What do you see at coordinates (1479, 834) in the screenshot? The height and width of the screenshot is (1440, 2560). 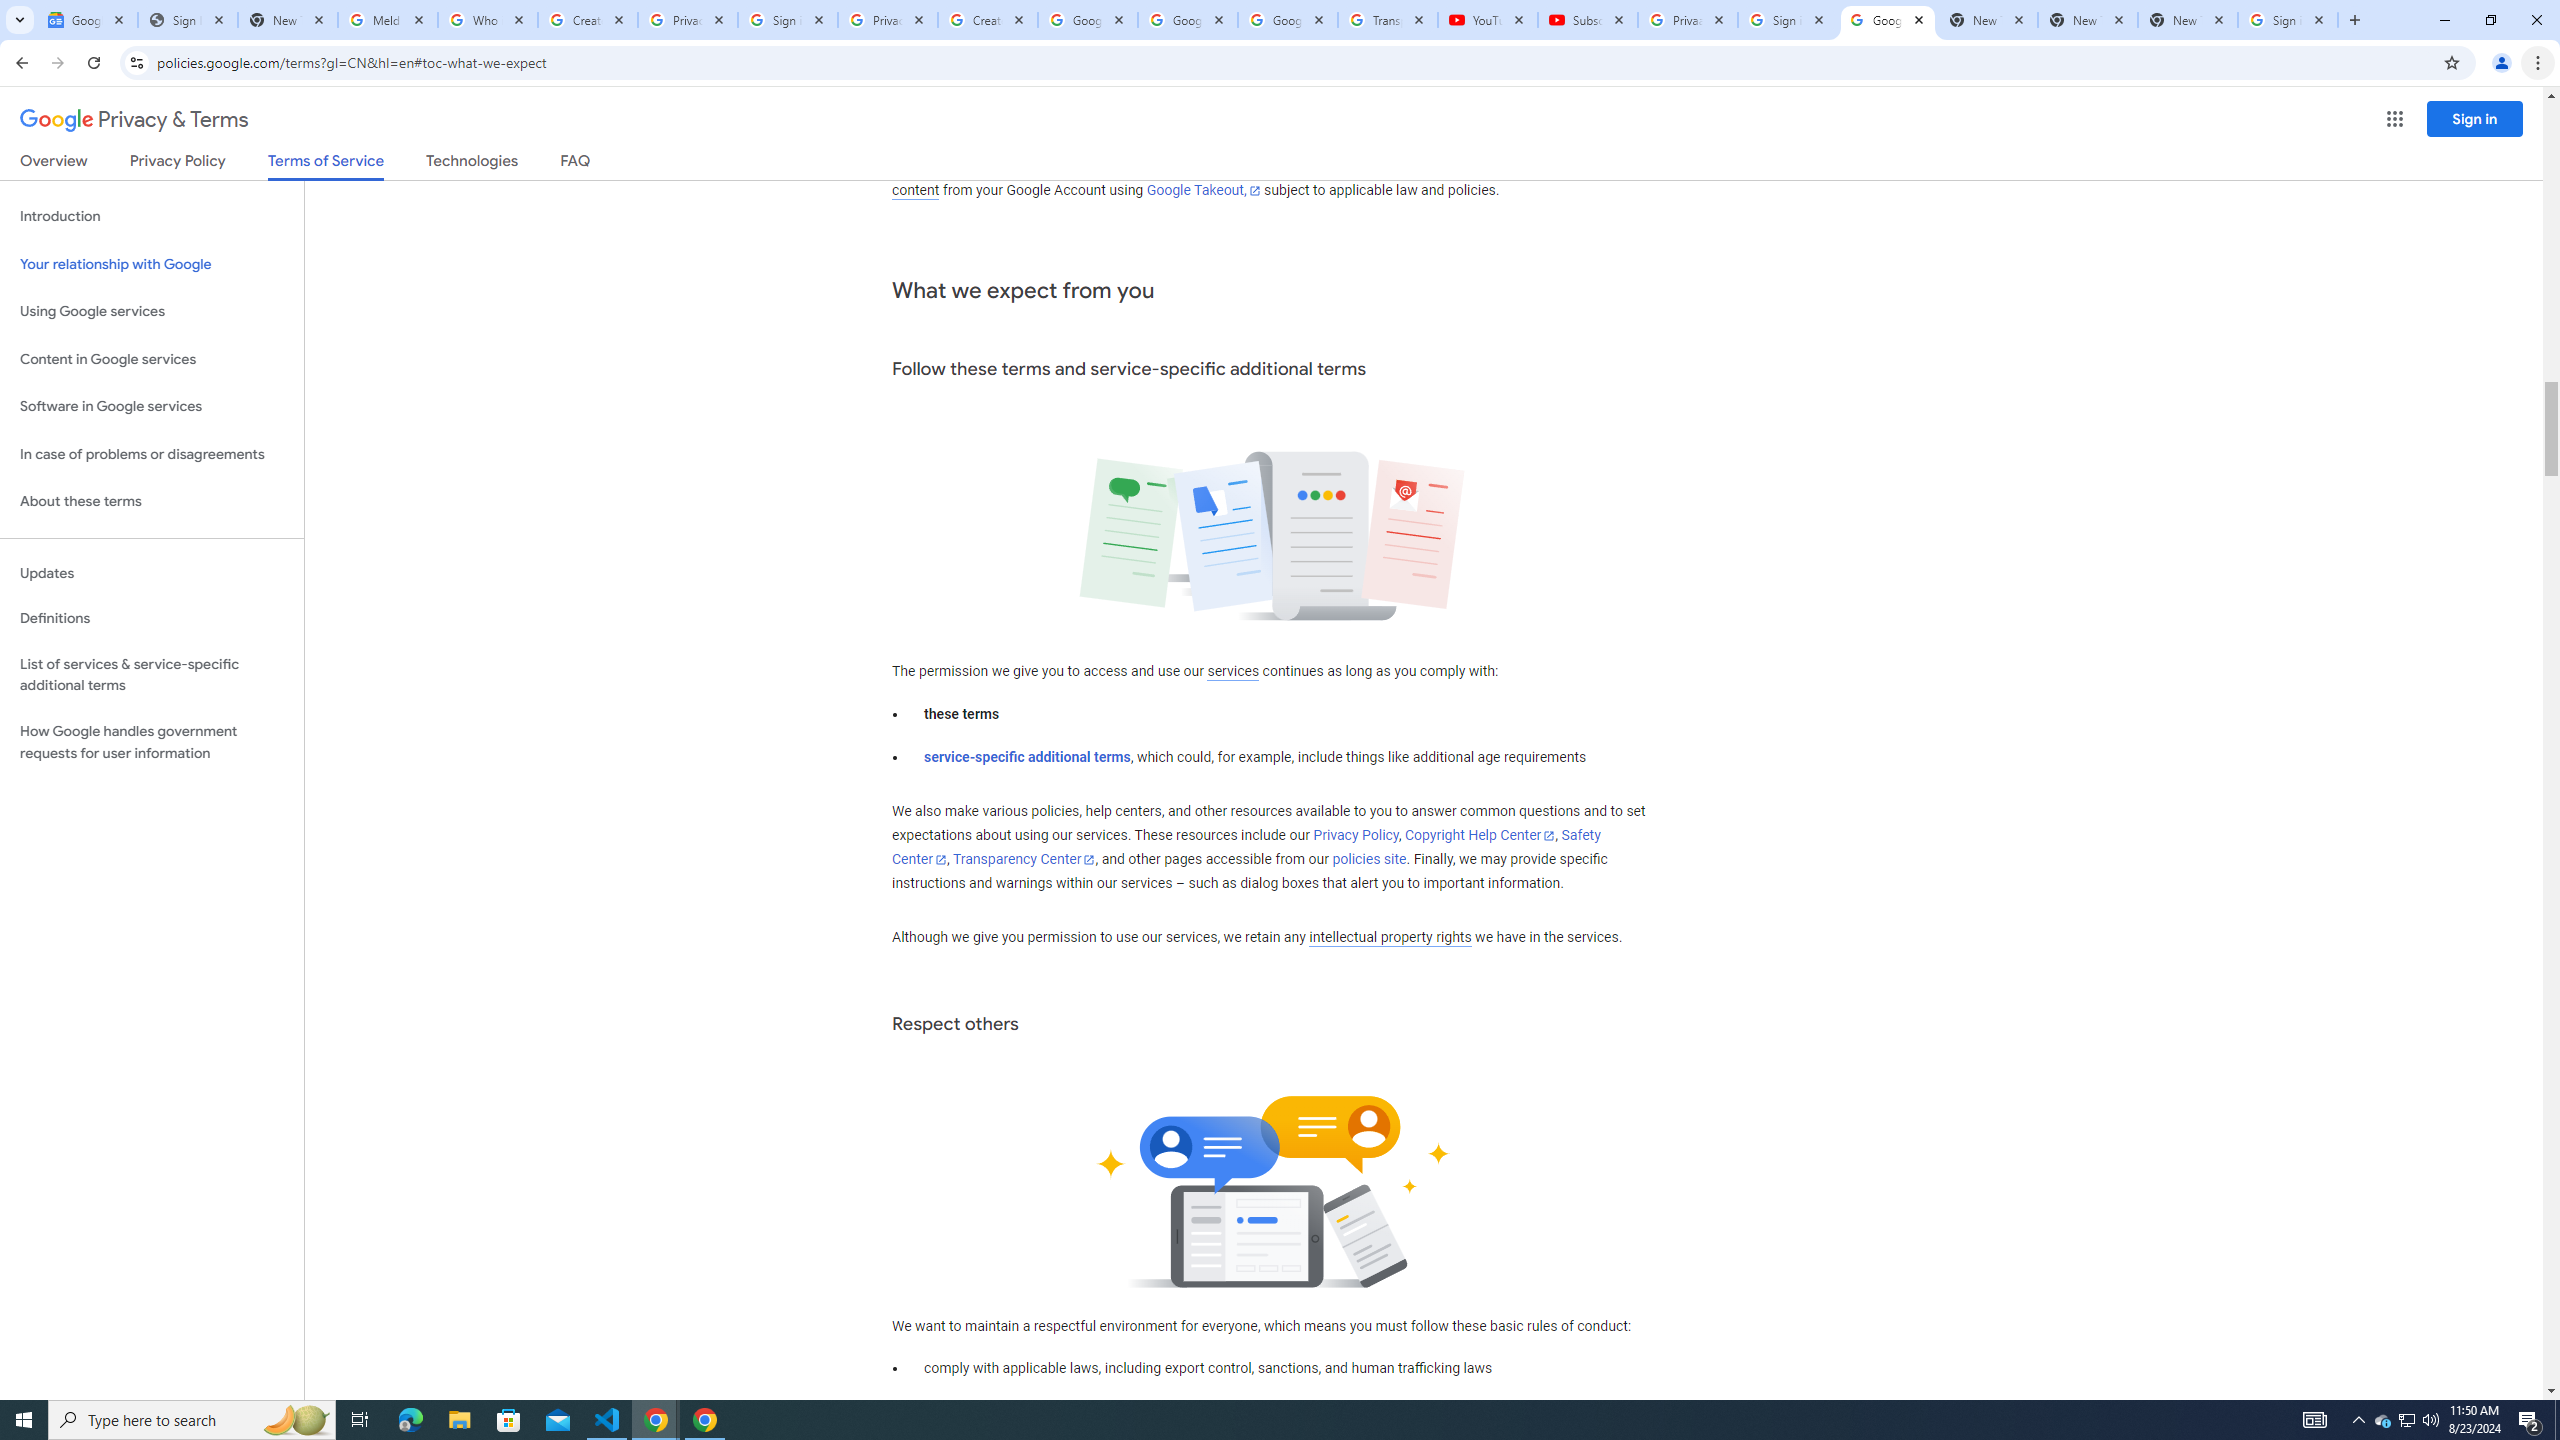 I see `'Copyright Help Center'` at bounding box center [1479, 834].